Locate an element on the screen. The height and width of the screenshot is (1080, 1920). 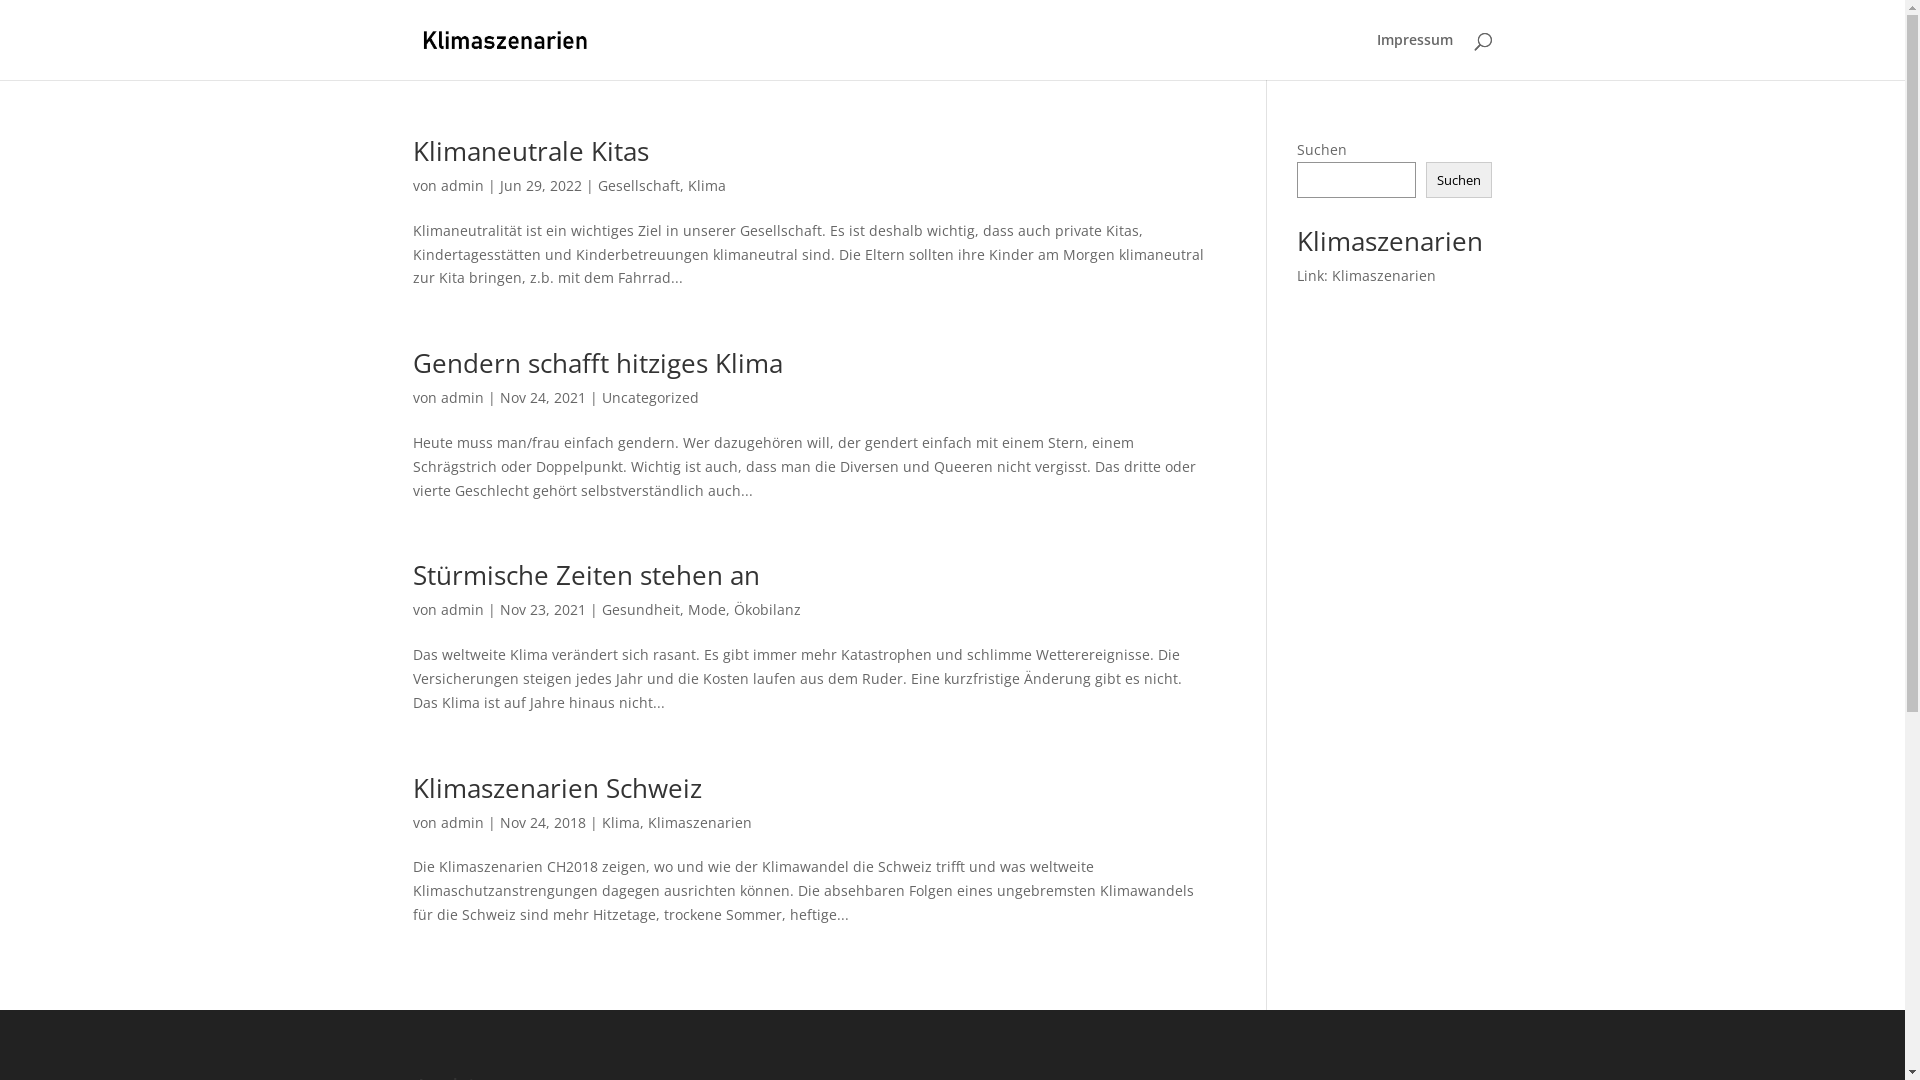
'admin' is located at coordinates (439, 397).